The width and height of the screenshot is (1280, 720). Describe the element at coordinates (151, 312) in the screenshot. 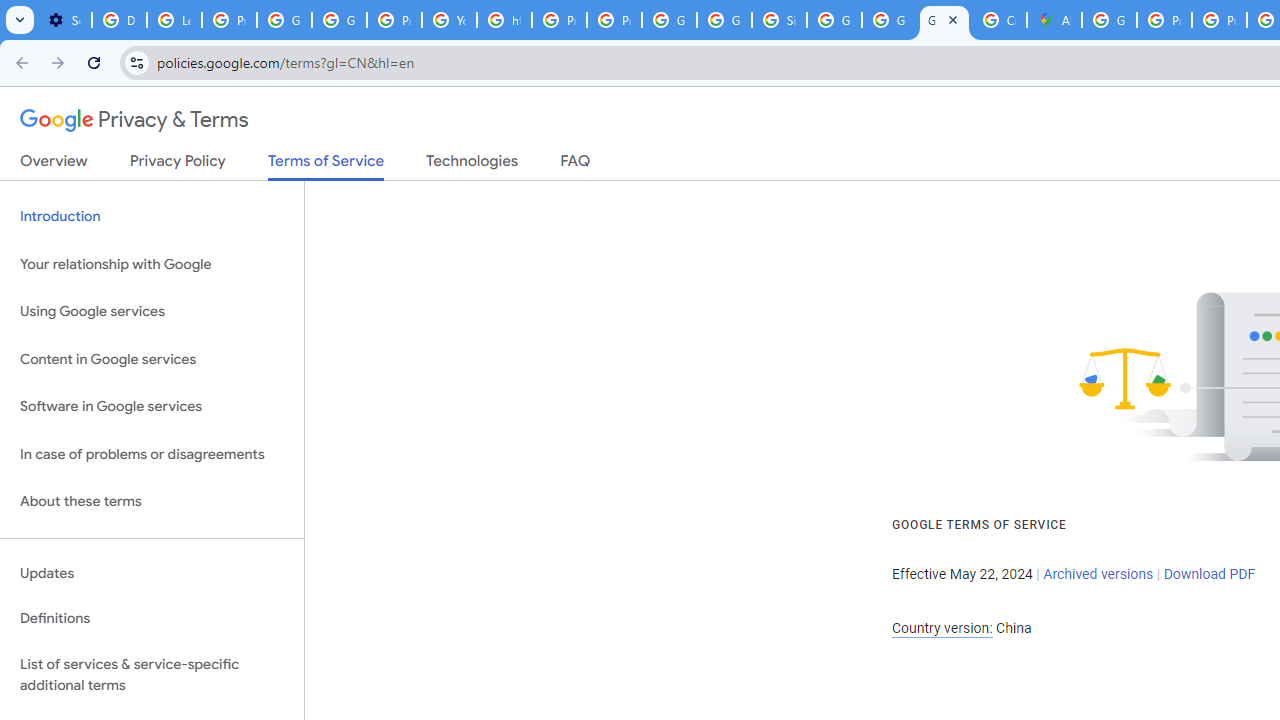

I see `'Using Google services'` at that location.